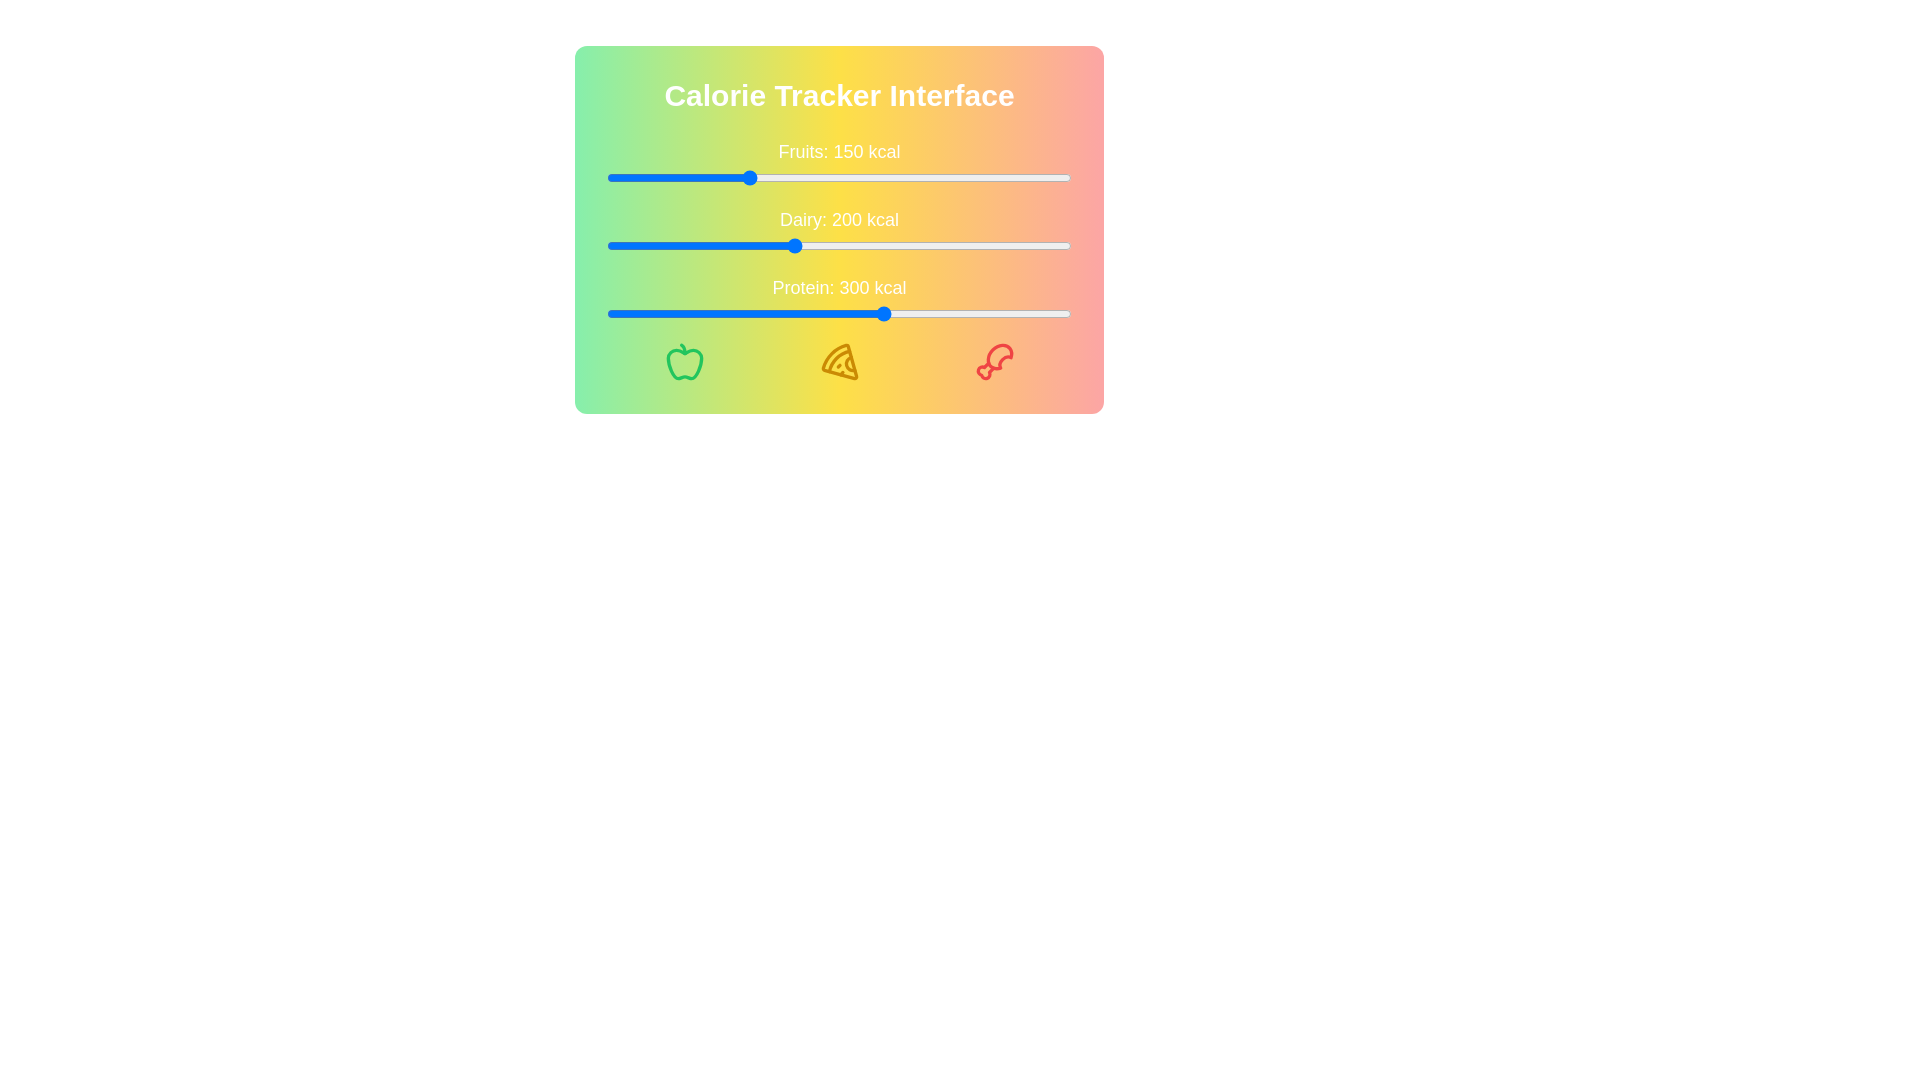 The image size is (1920, 1080). What do you see at coordinates (675, 176) in the screenshot?
I see `the calorie slider for 'Fruits' to 74 kcal` at bounding box center [675, 176].